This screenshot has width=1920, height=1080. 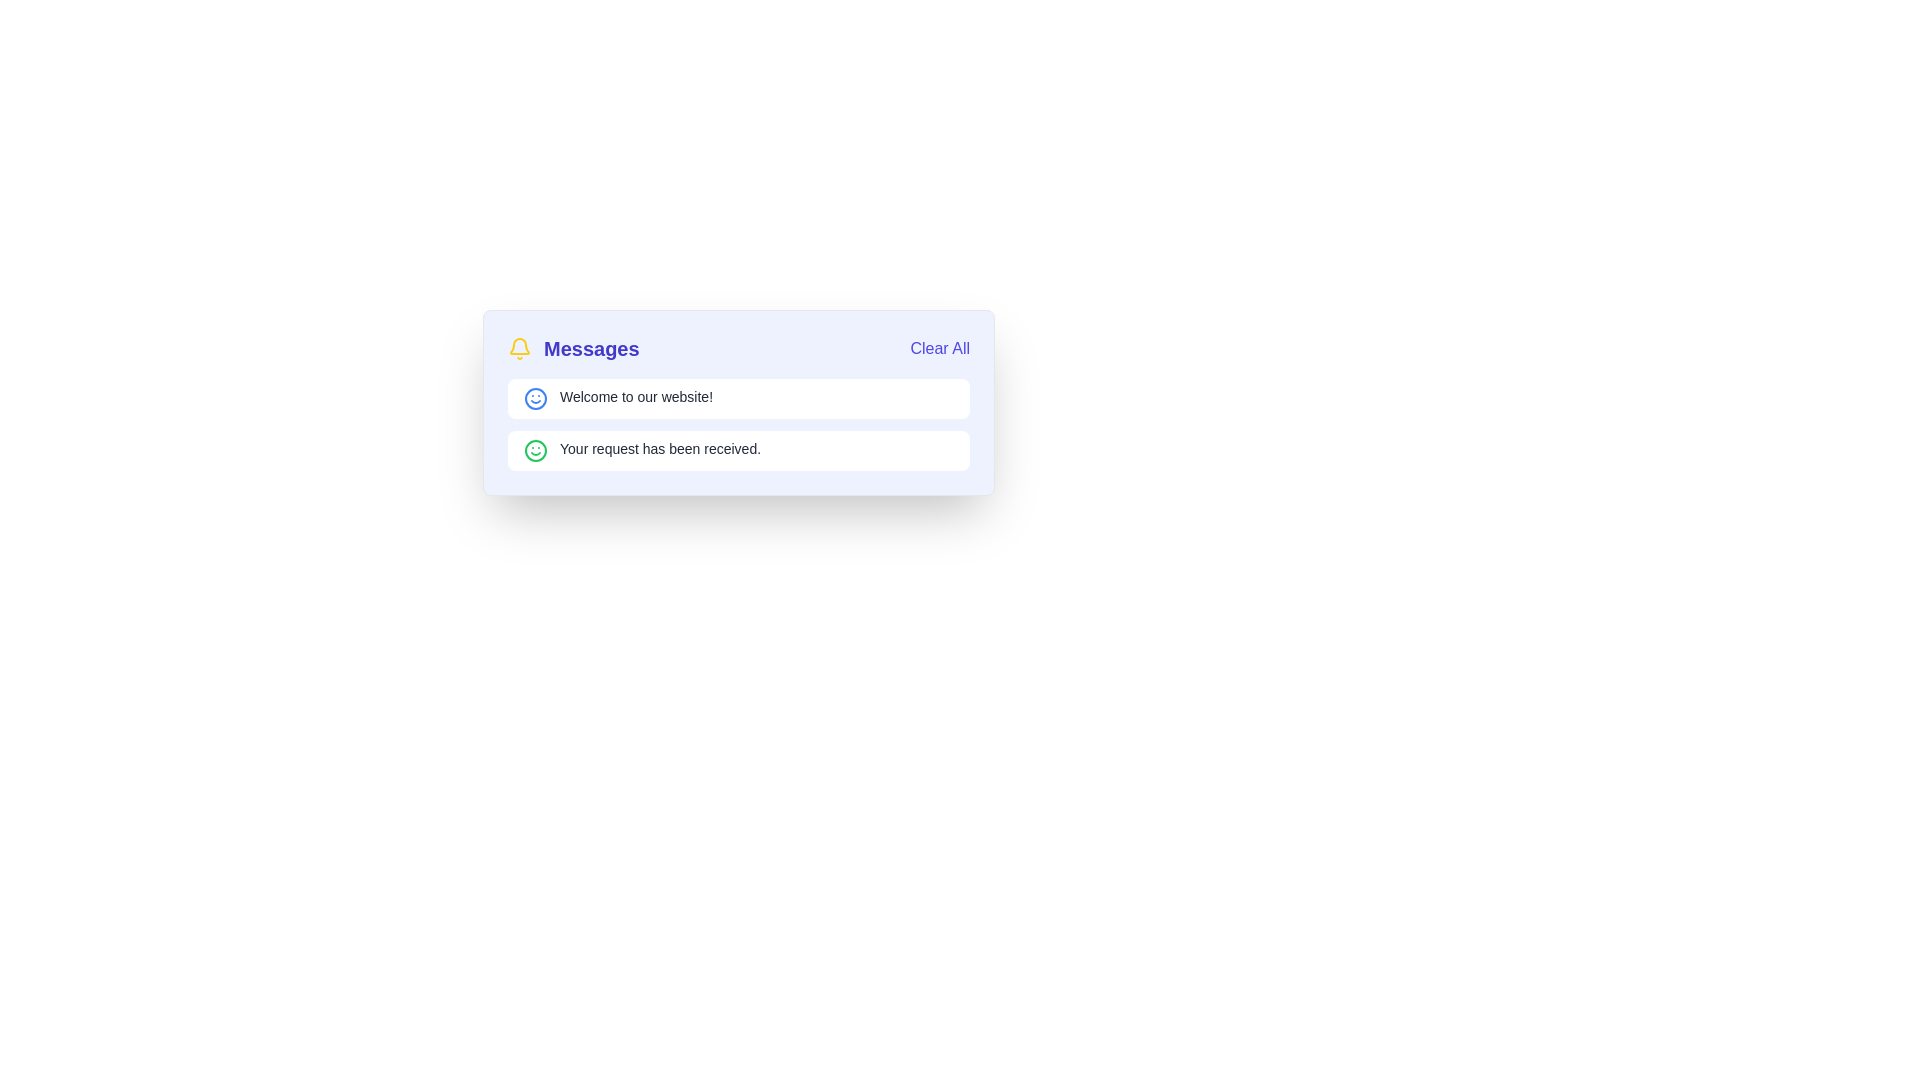 I want to click on the 'Clear All' button, which is displayed in bold indigo text and indicates interactivity with an underline effect on hover, located on the right side of the 'Messages' header, so click(x=939, y=347).